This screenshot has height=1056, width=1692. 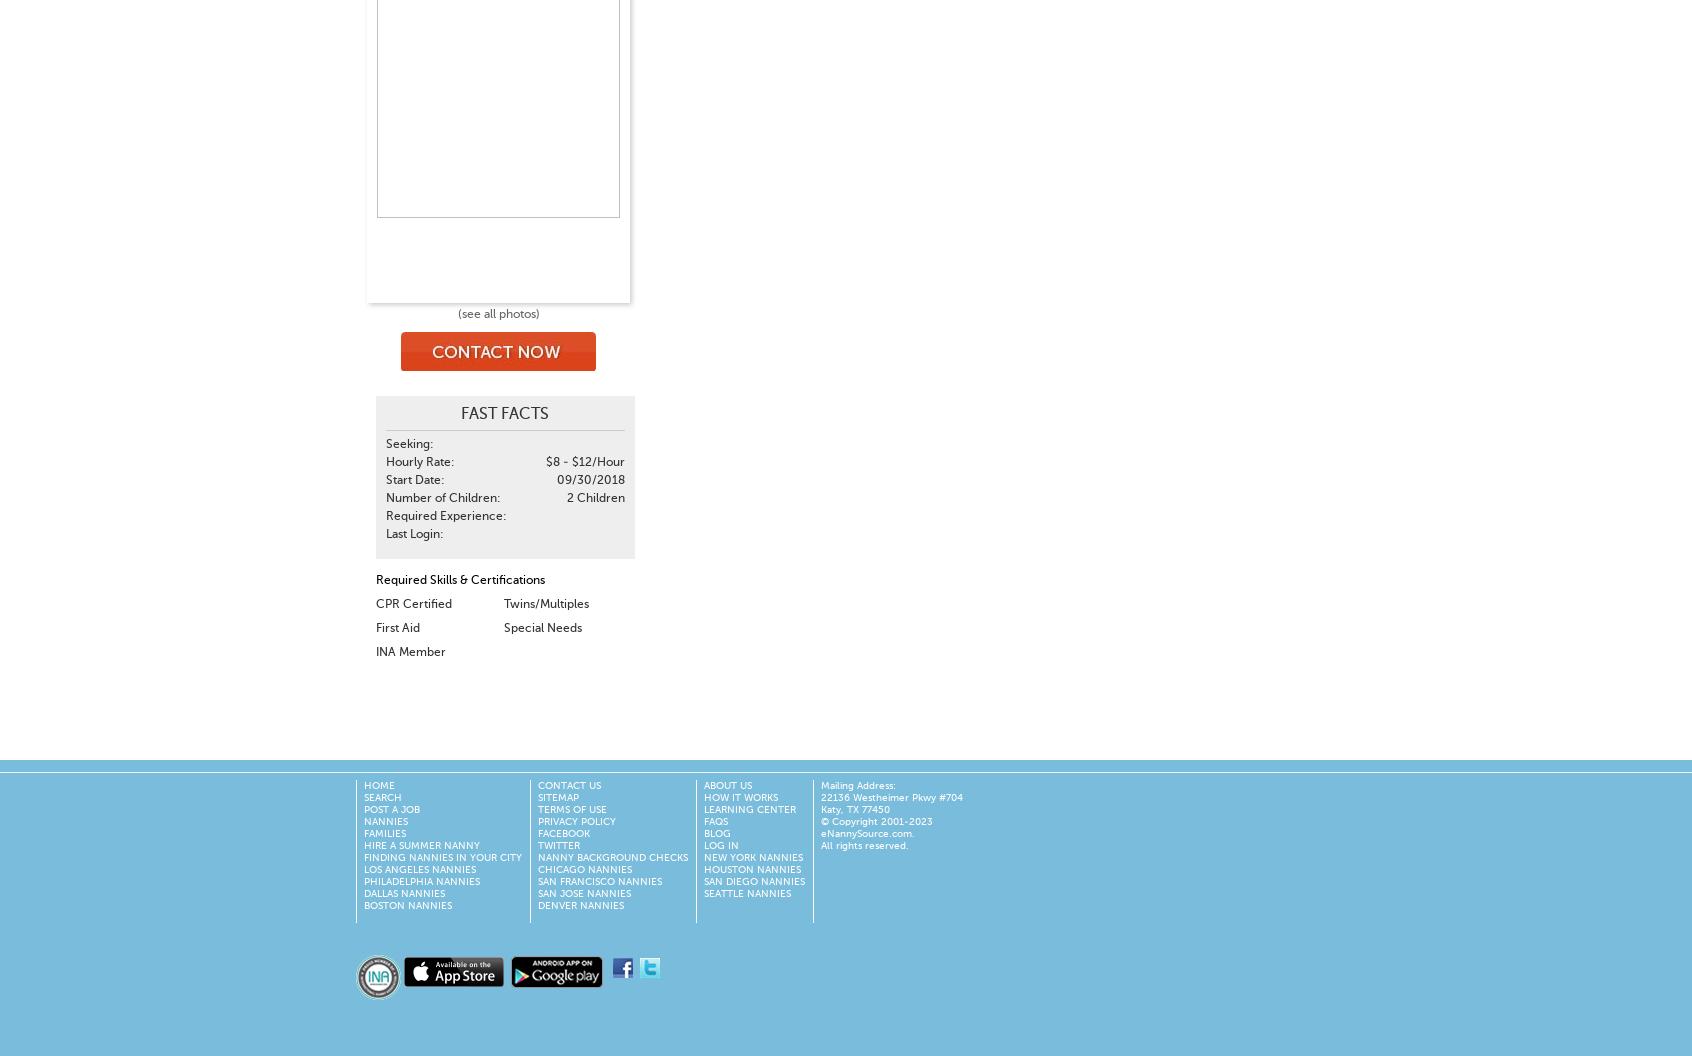 I want to click on 'Twins/Multiples', so click(x=545, y=603).